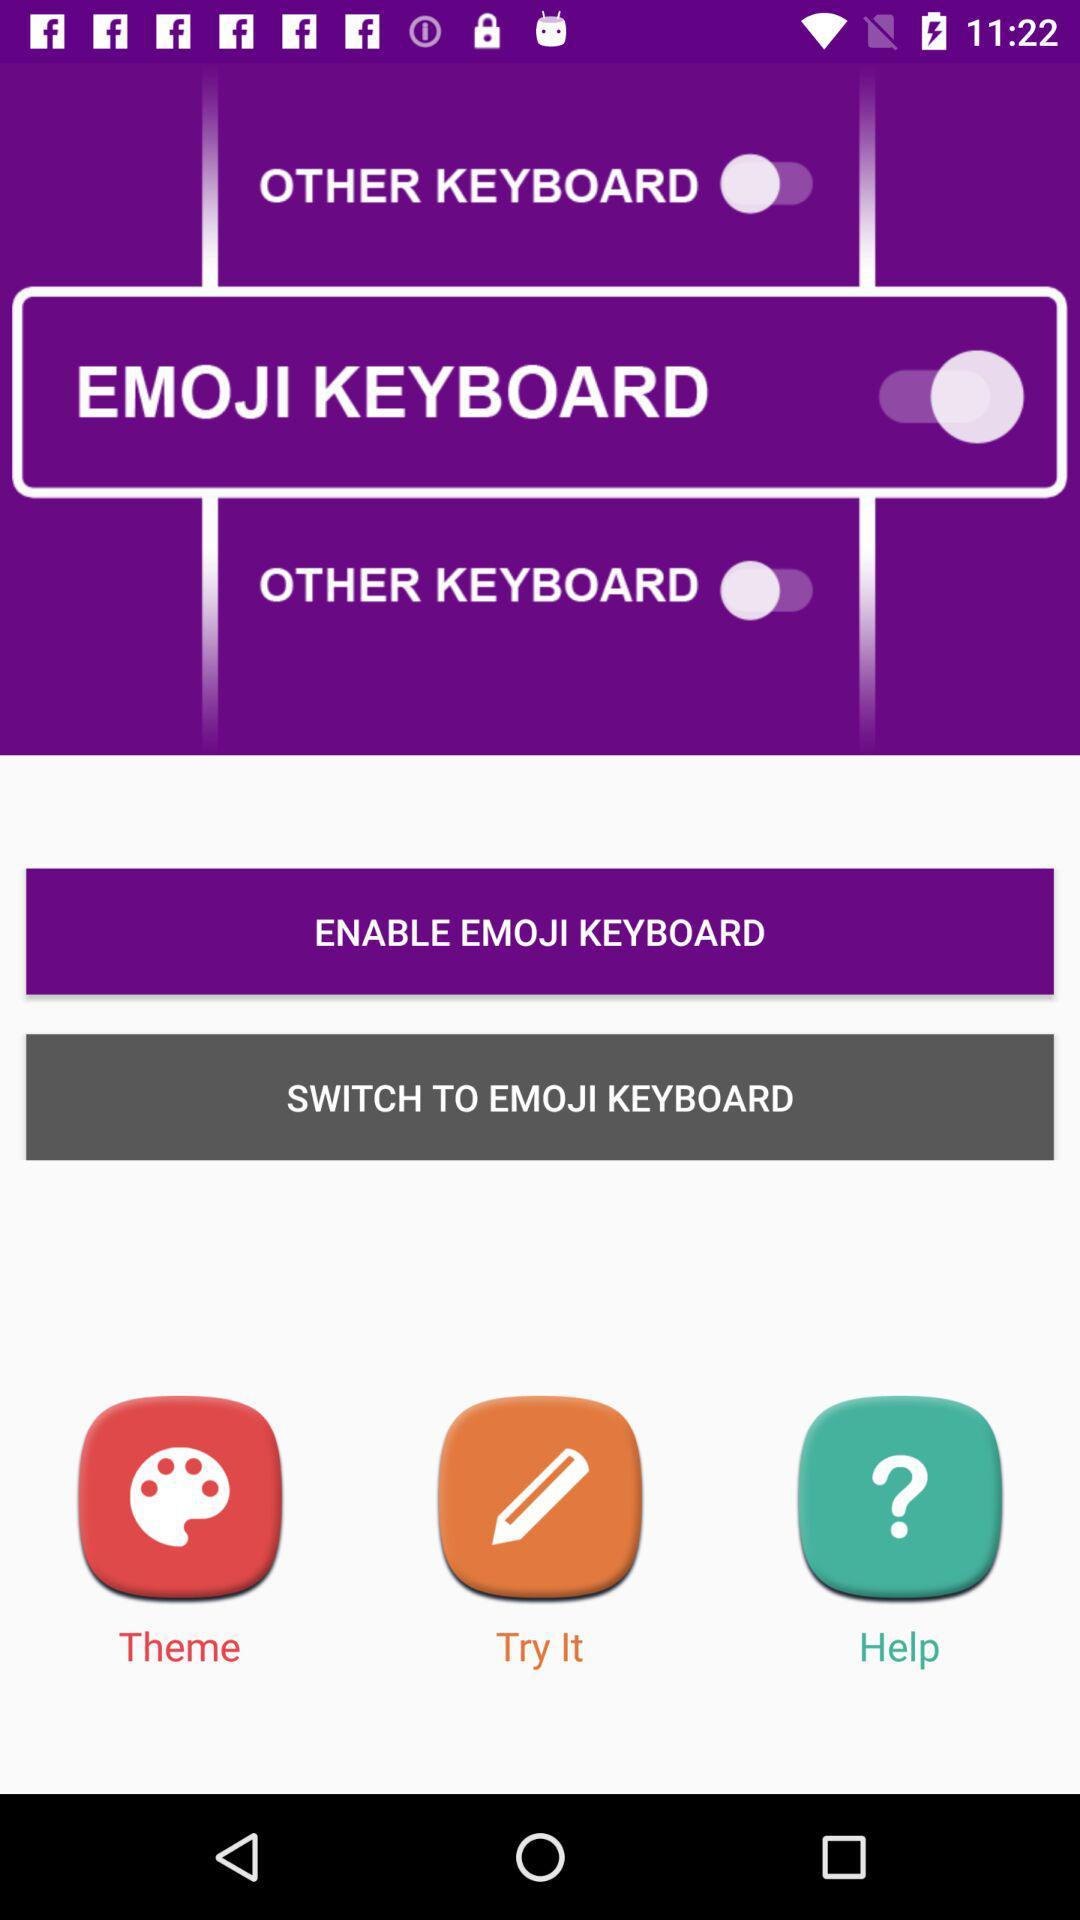  What do you see at coordinates (180, 1500) in the screenshot?
I see `theme` at bounding box center [180, 1500].